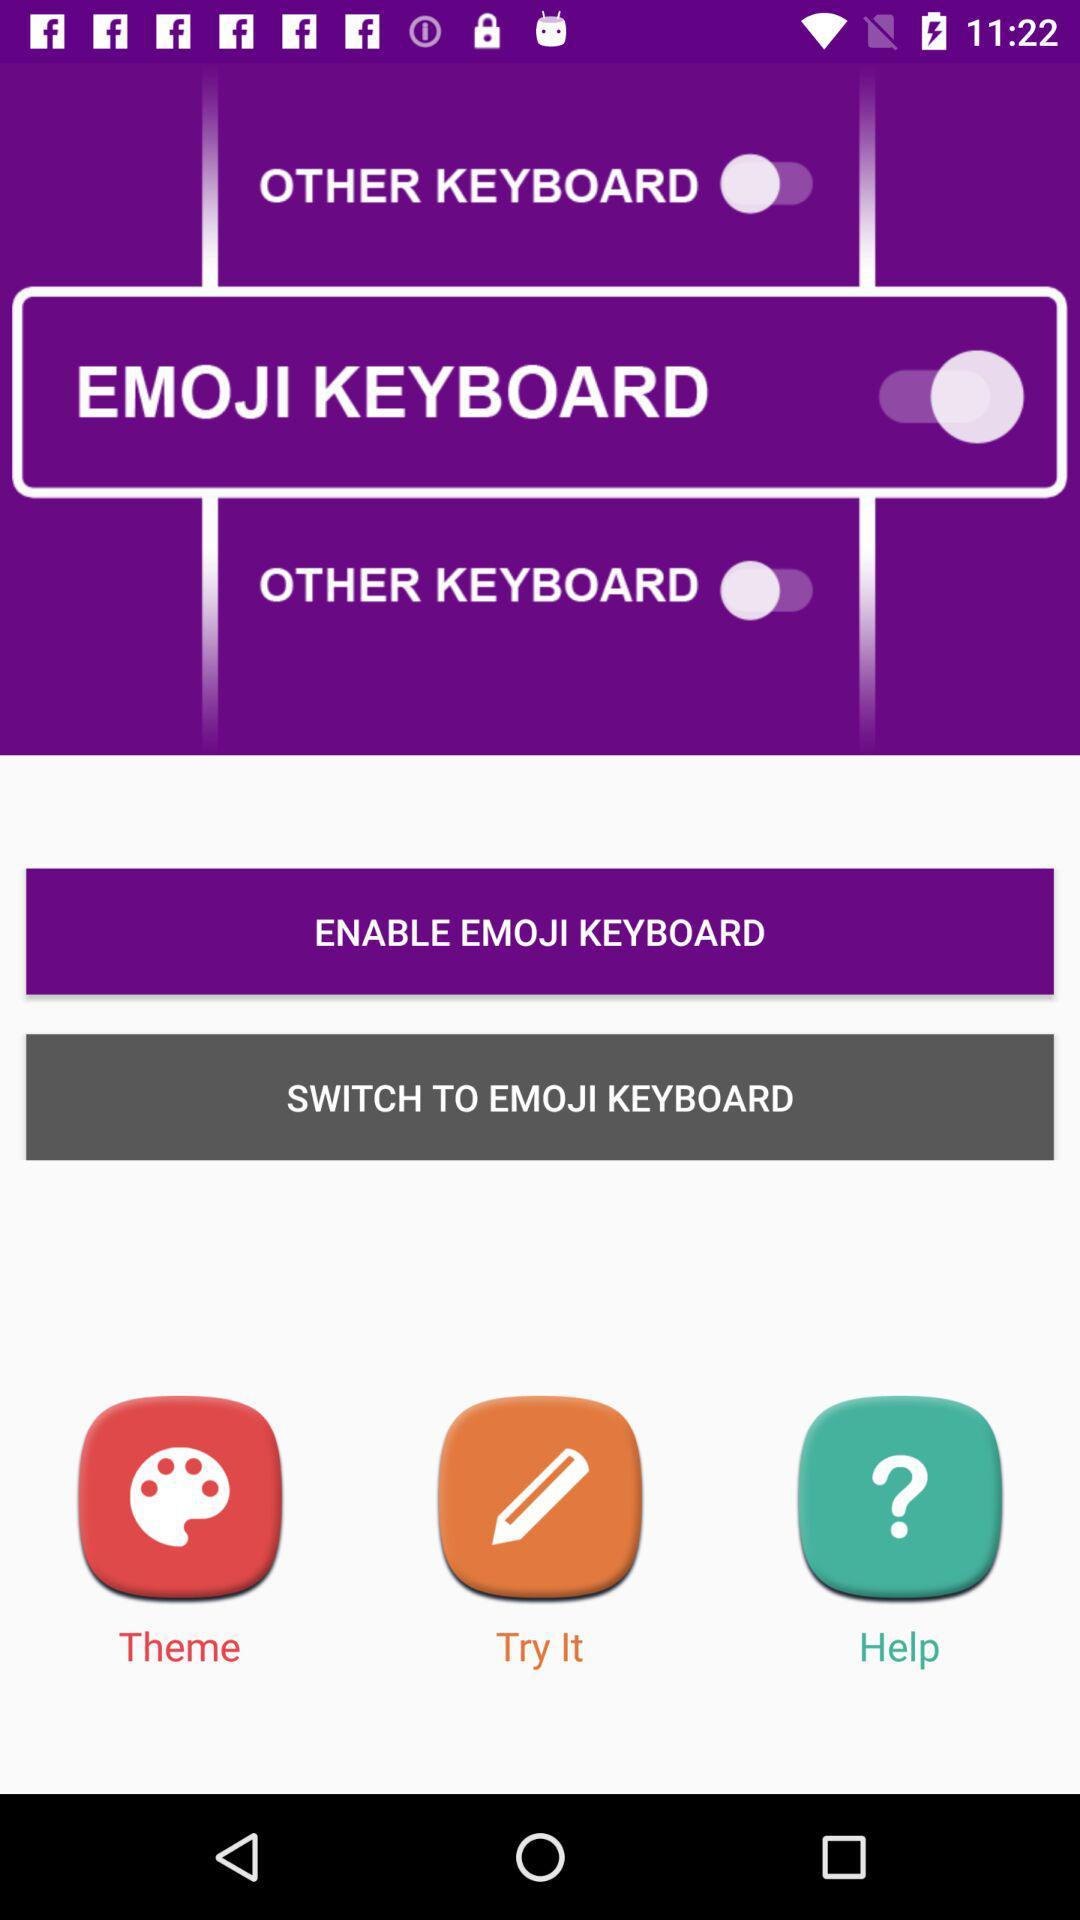  What do you see at coordinates (180, 1500) in the screenshot?
I see `theme` at bounding box center [180, 1500].